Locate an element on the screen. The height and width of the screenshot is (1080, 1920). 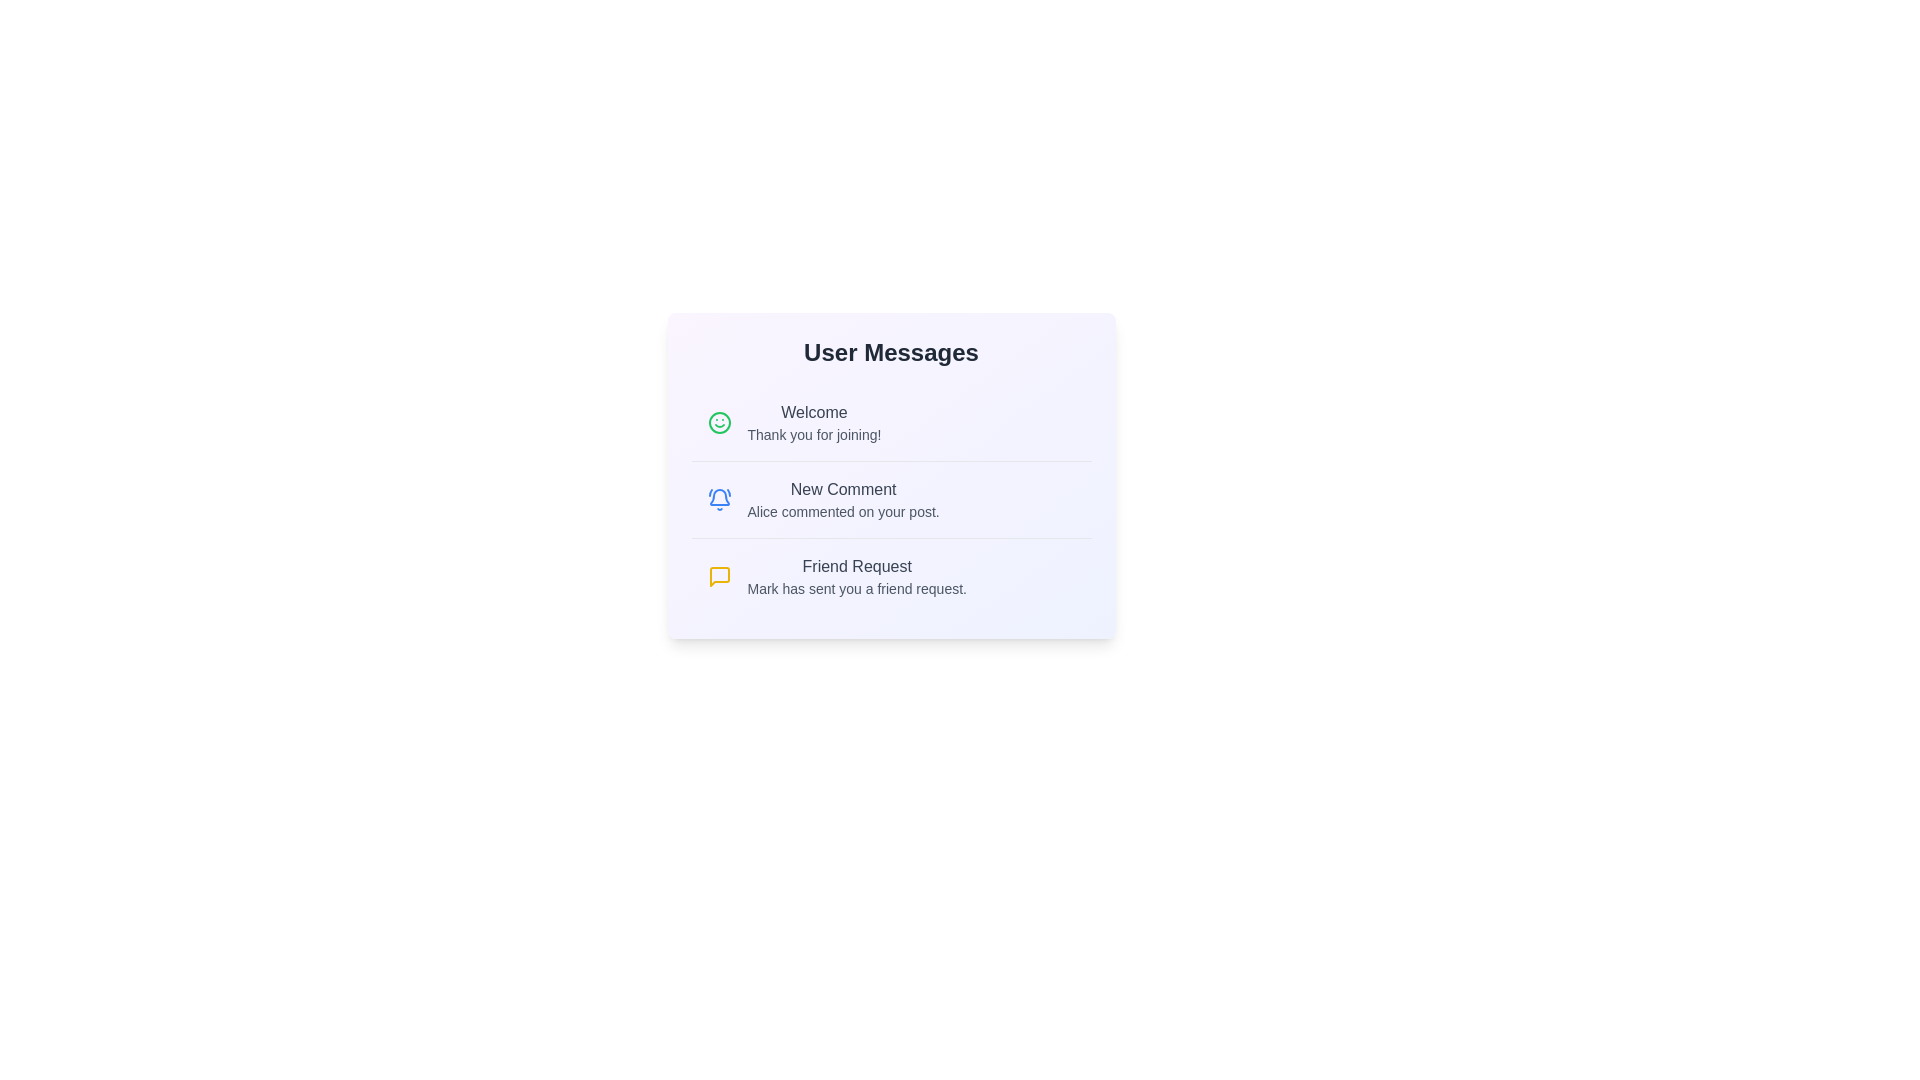
the message item titled 'Welcome' is located at coordinates (890, 422).